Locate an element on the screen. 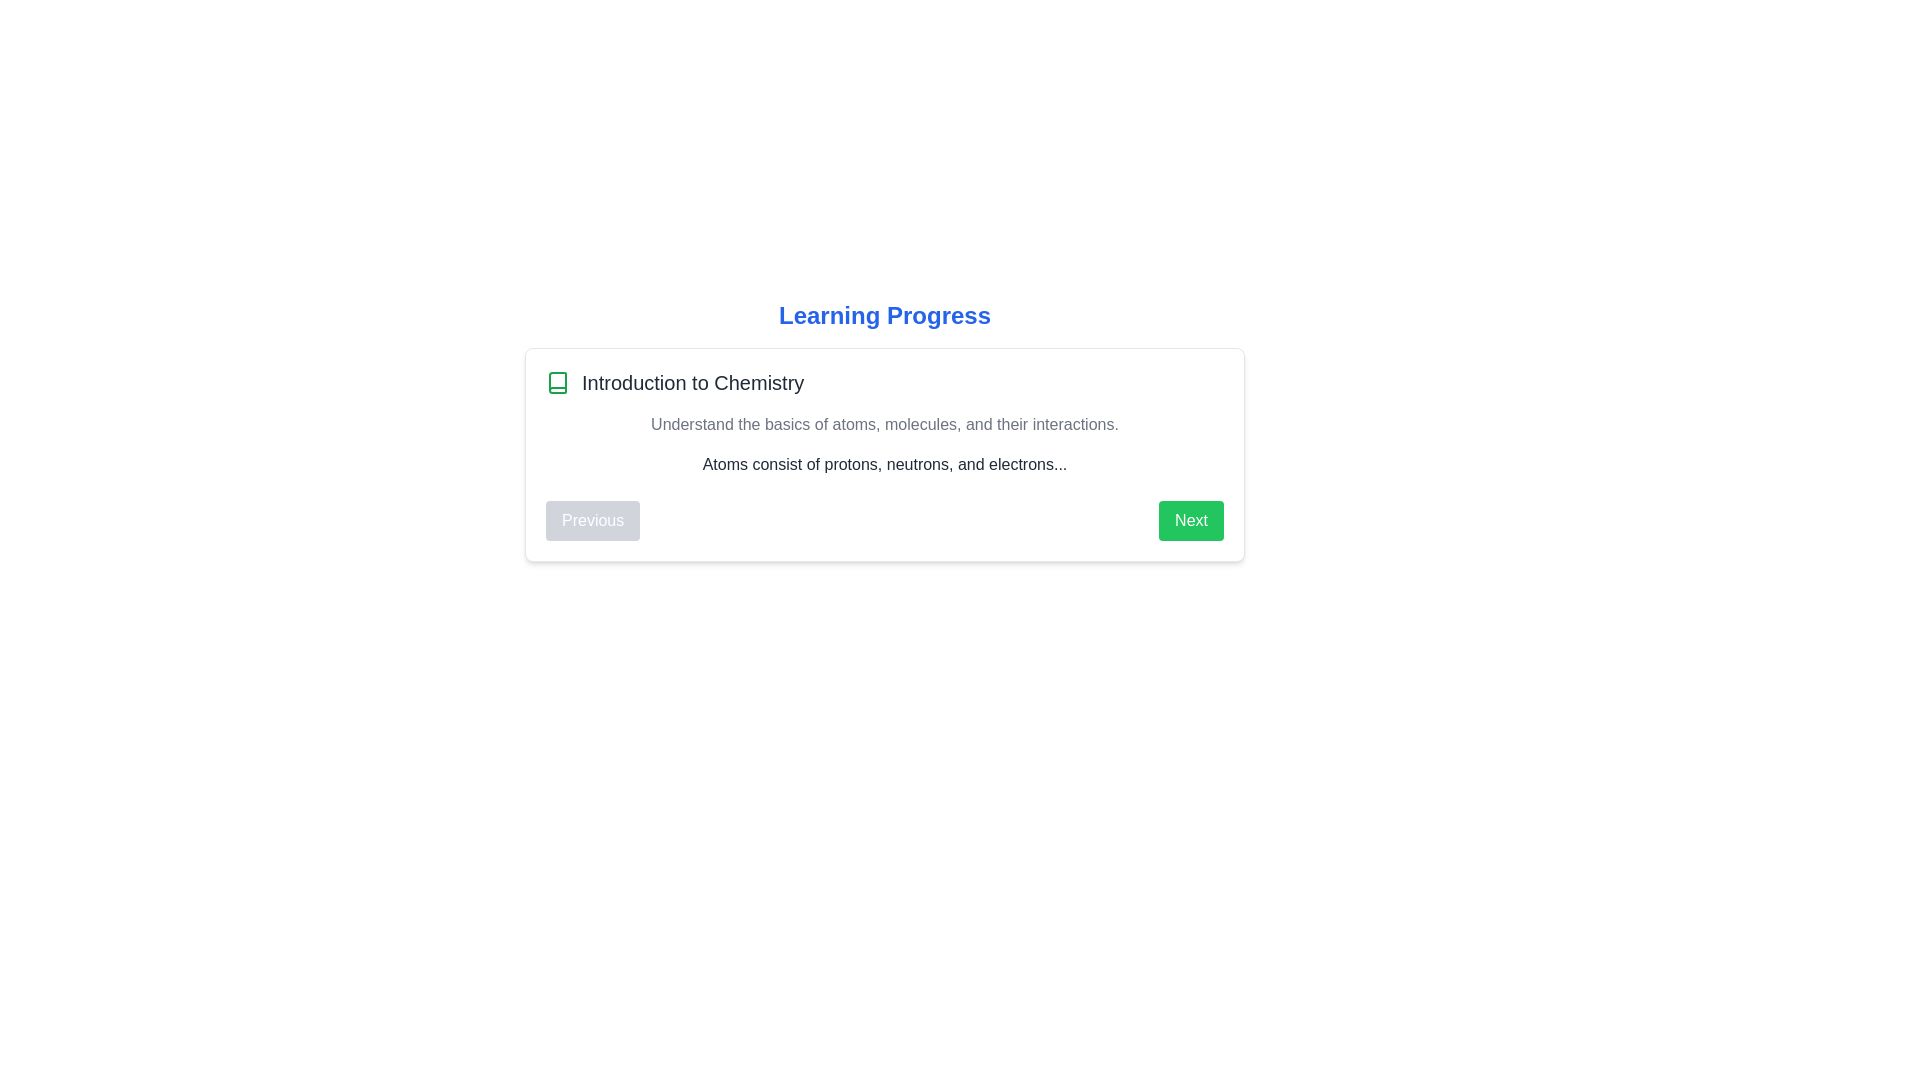 This screenshot has width=1920, height=1080. the bright green 'Next' button with rounded corners is located at coordinates (1191, 519).